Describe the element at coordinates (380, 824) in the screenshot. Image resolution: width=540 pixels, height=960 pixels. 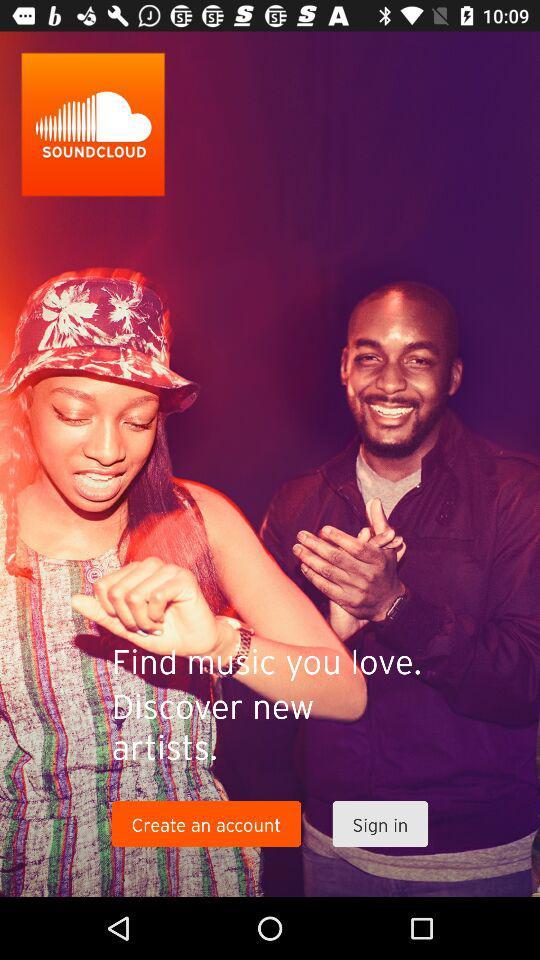
I see `item below the discover new artists.` at that location.